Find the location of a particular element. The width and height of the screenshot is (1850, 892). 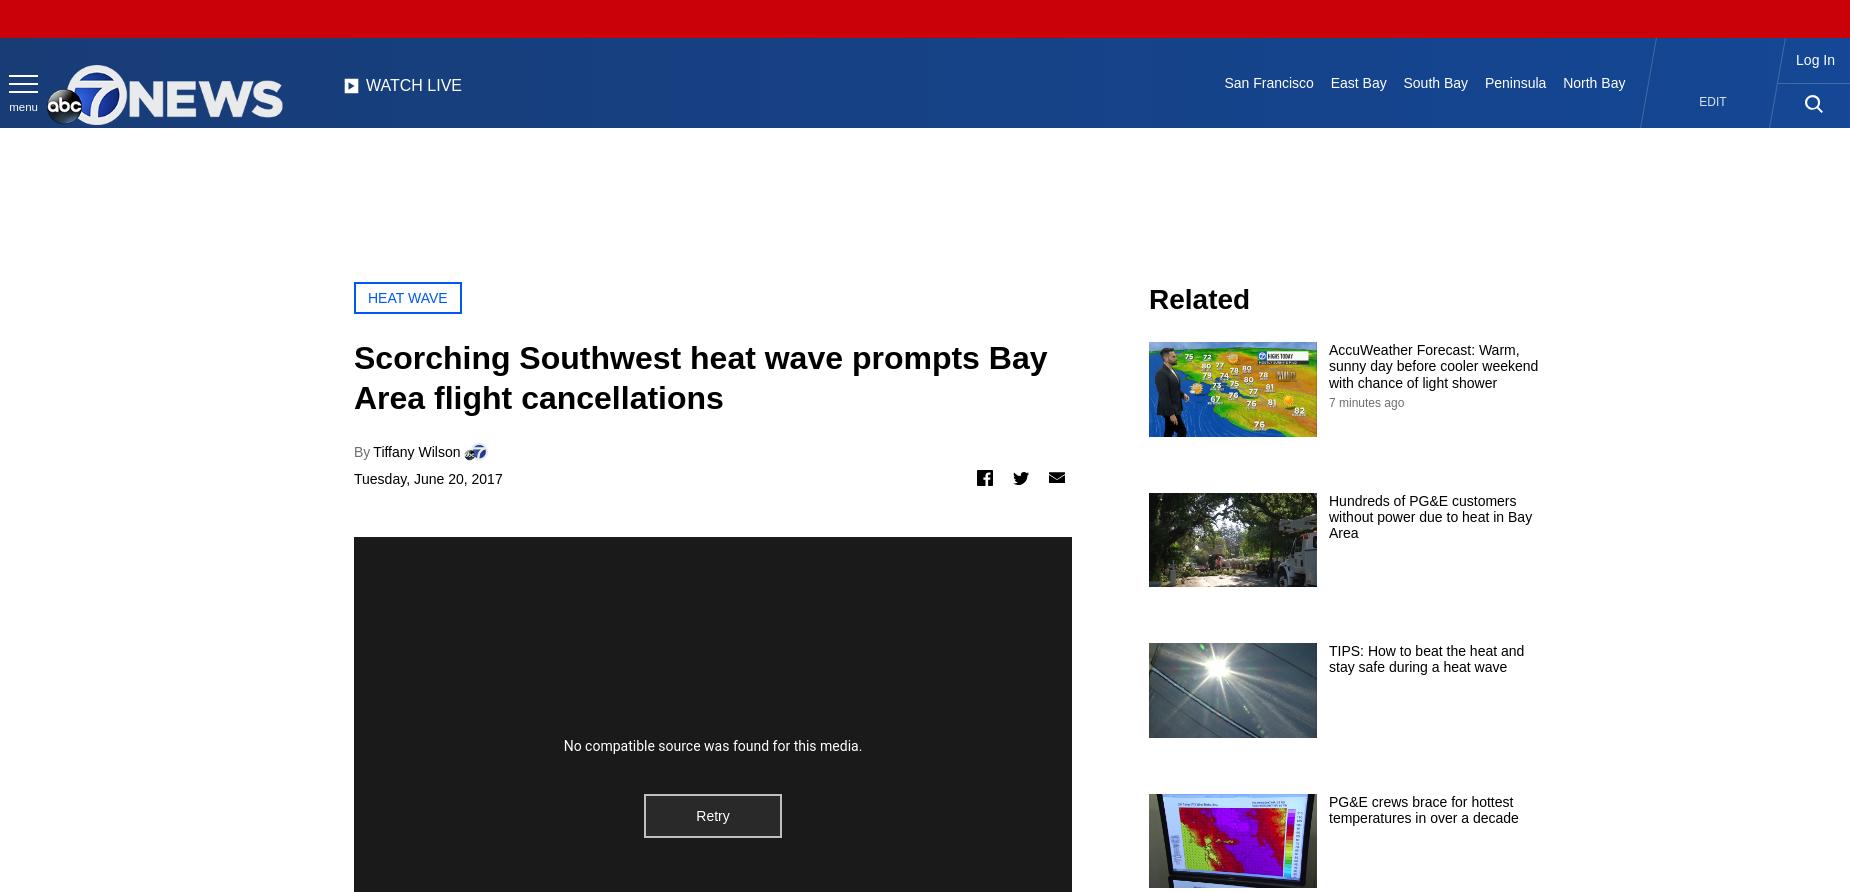

'WATCH' is located at coordinates (393, 84).